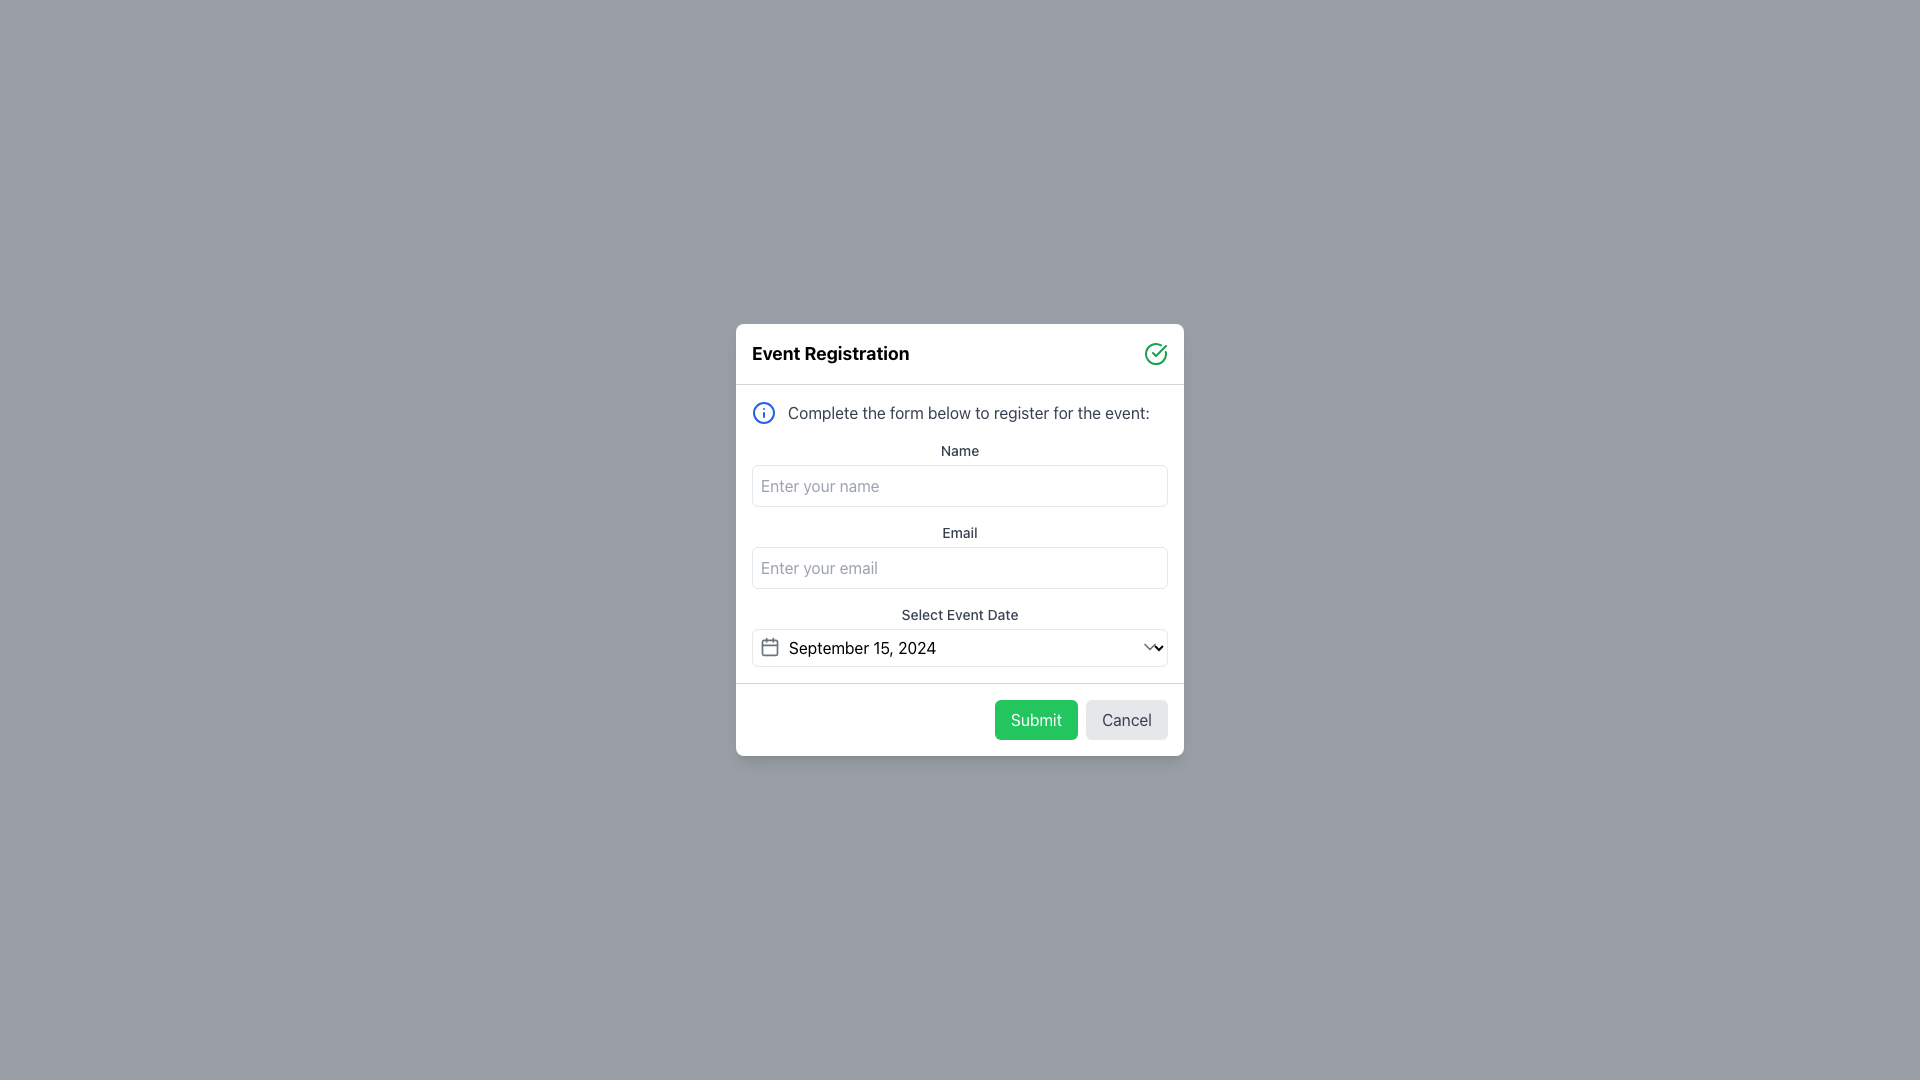 The height and width of the screenshot is (1080, 1920). What do you see at coordinates (1127, 720) in the screenshot?
I see `the cancel button located at the bottom-right of the modal, immediately to the right of the 'Submit' button` at bounding box center [1127, 720].